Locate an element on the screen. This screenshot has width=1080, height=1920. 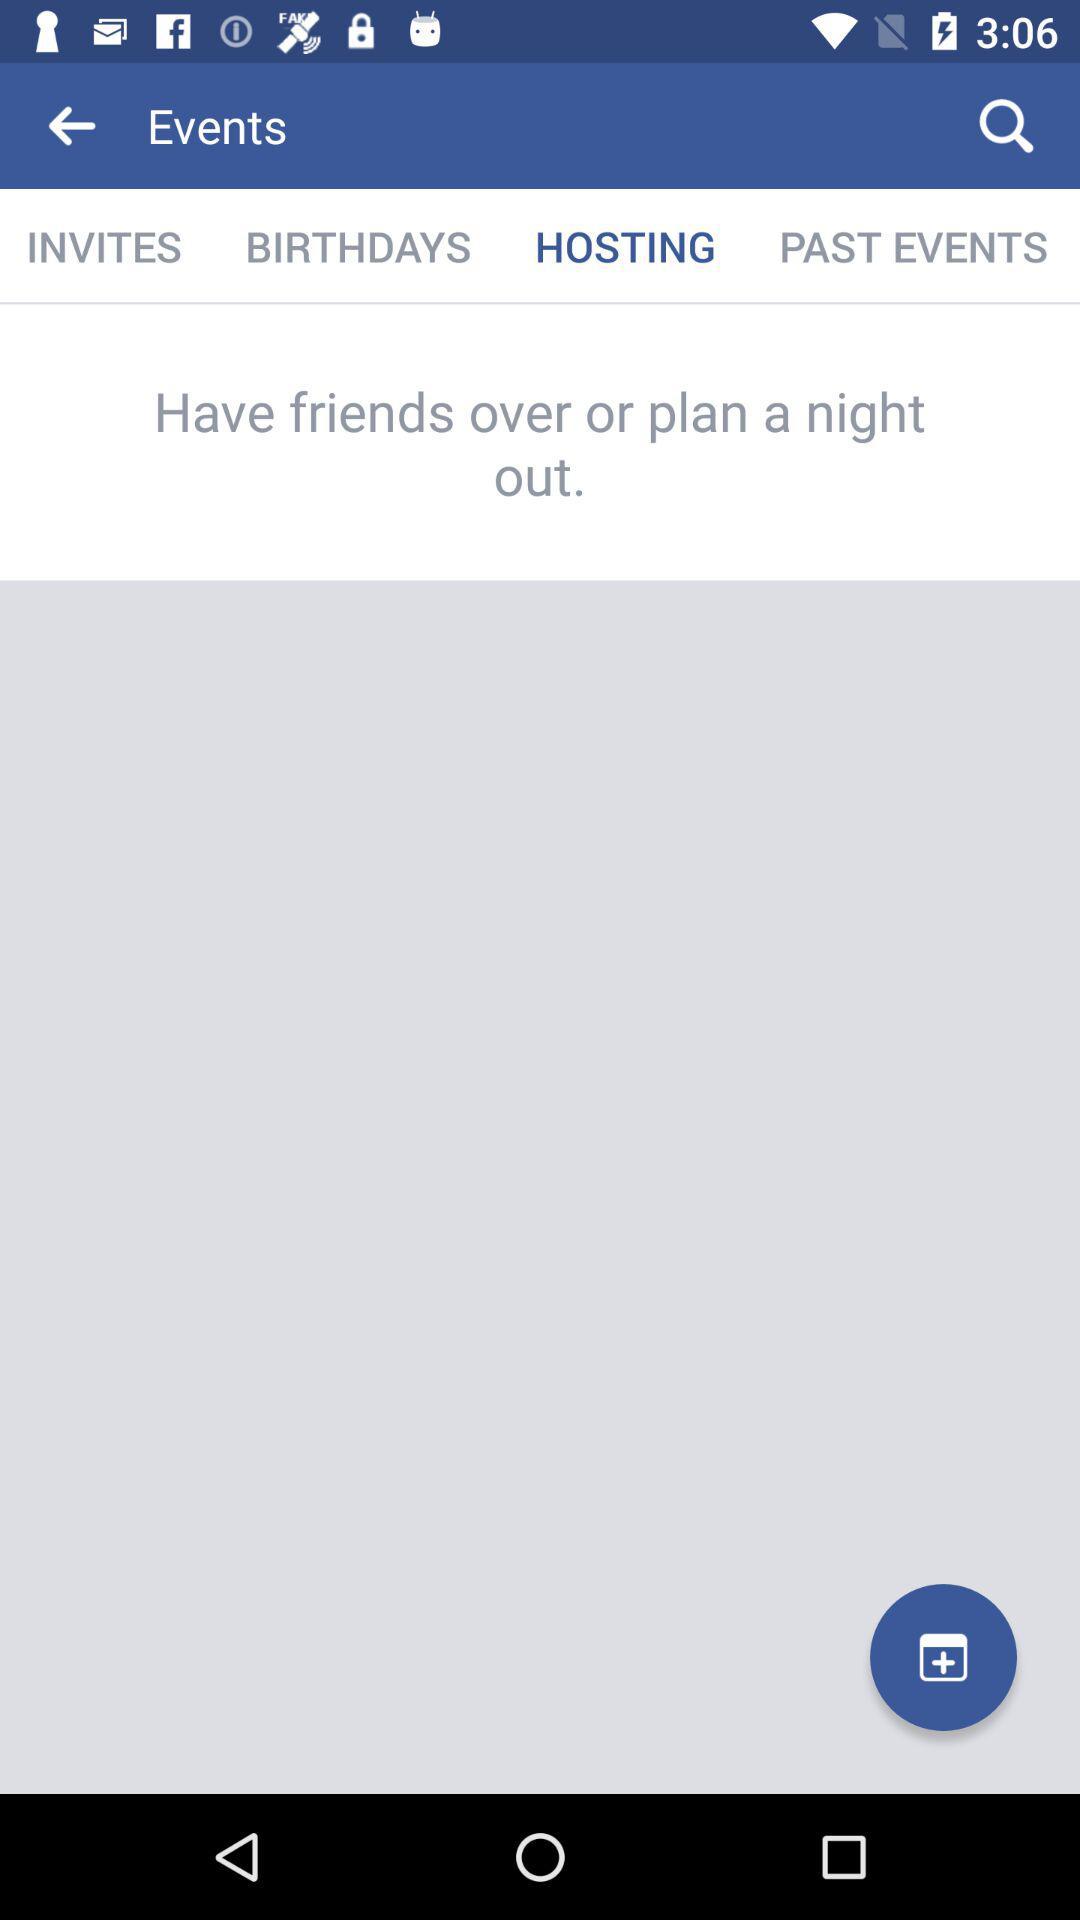
the icon next to invites item is located at coordinates (357, 245).